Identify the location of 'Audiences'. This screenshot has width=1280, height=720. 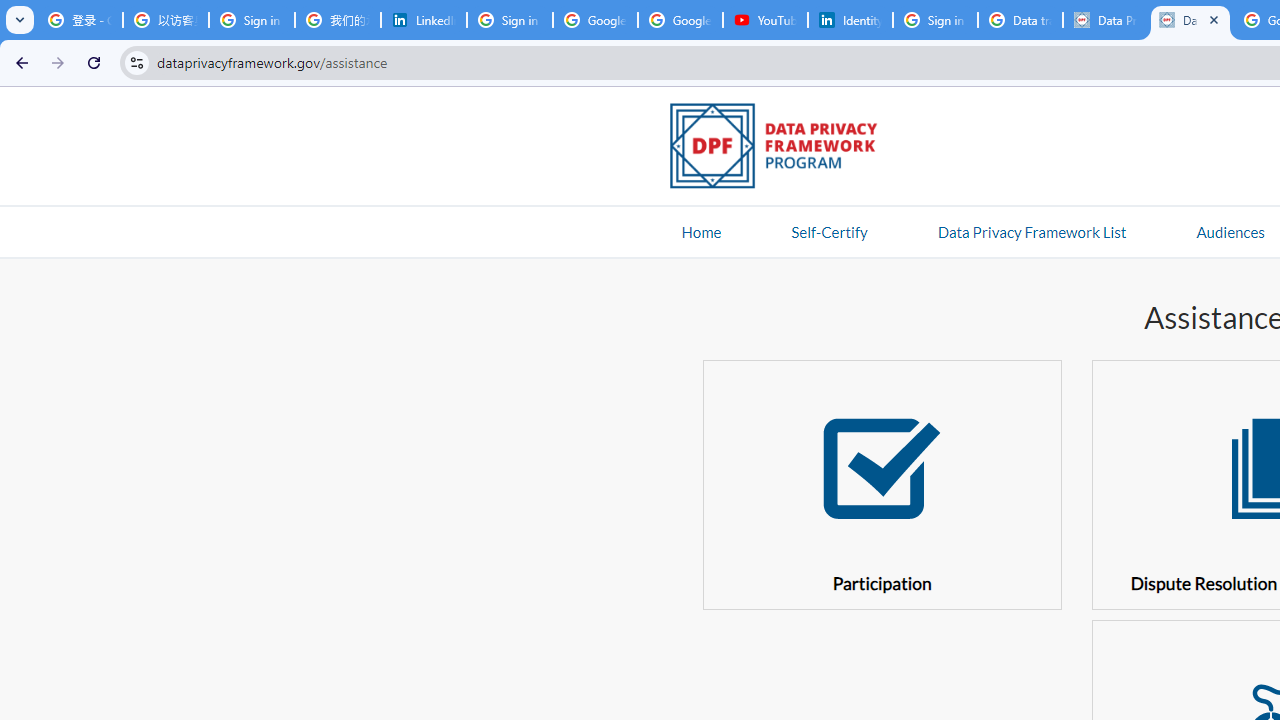
(1229, 230).